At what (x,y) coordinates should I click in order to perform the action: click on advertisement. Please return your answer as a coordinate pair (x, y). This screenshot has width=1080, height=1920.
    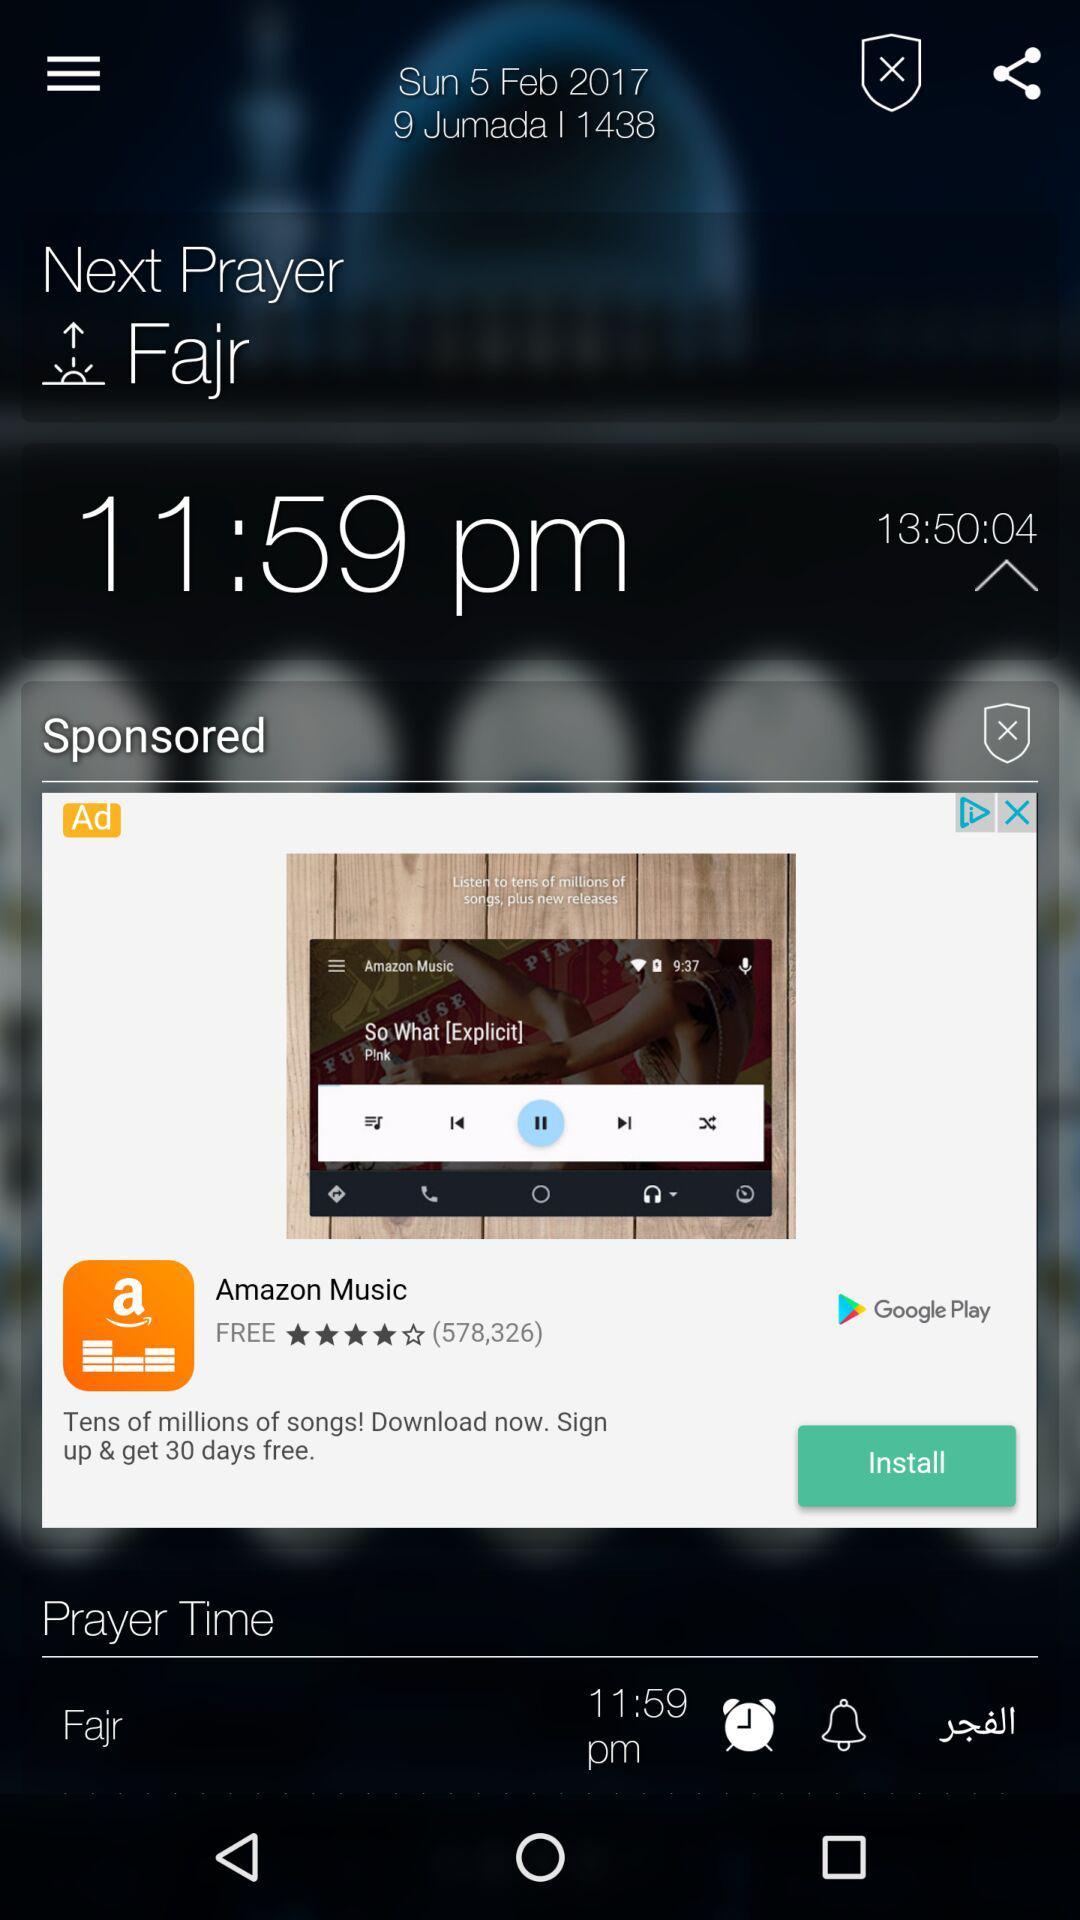
    Looking at the image, I should click on (1006, 724).